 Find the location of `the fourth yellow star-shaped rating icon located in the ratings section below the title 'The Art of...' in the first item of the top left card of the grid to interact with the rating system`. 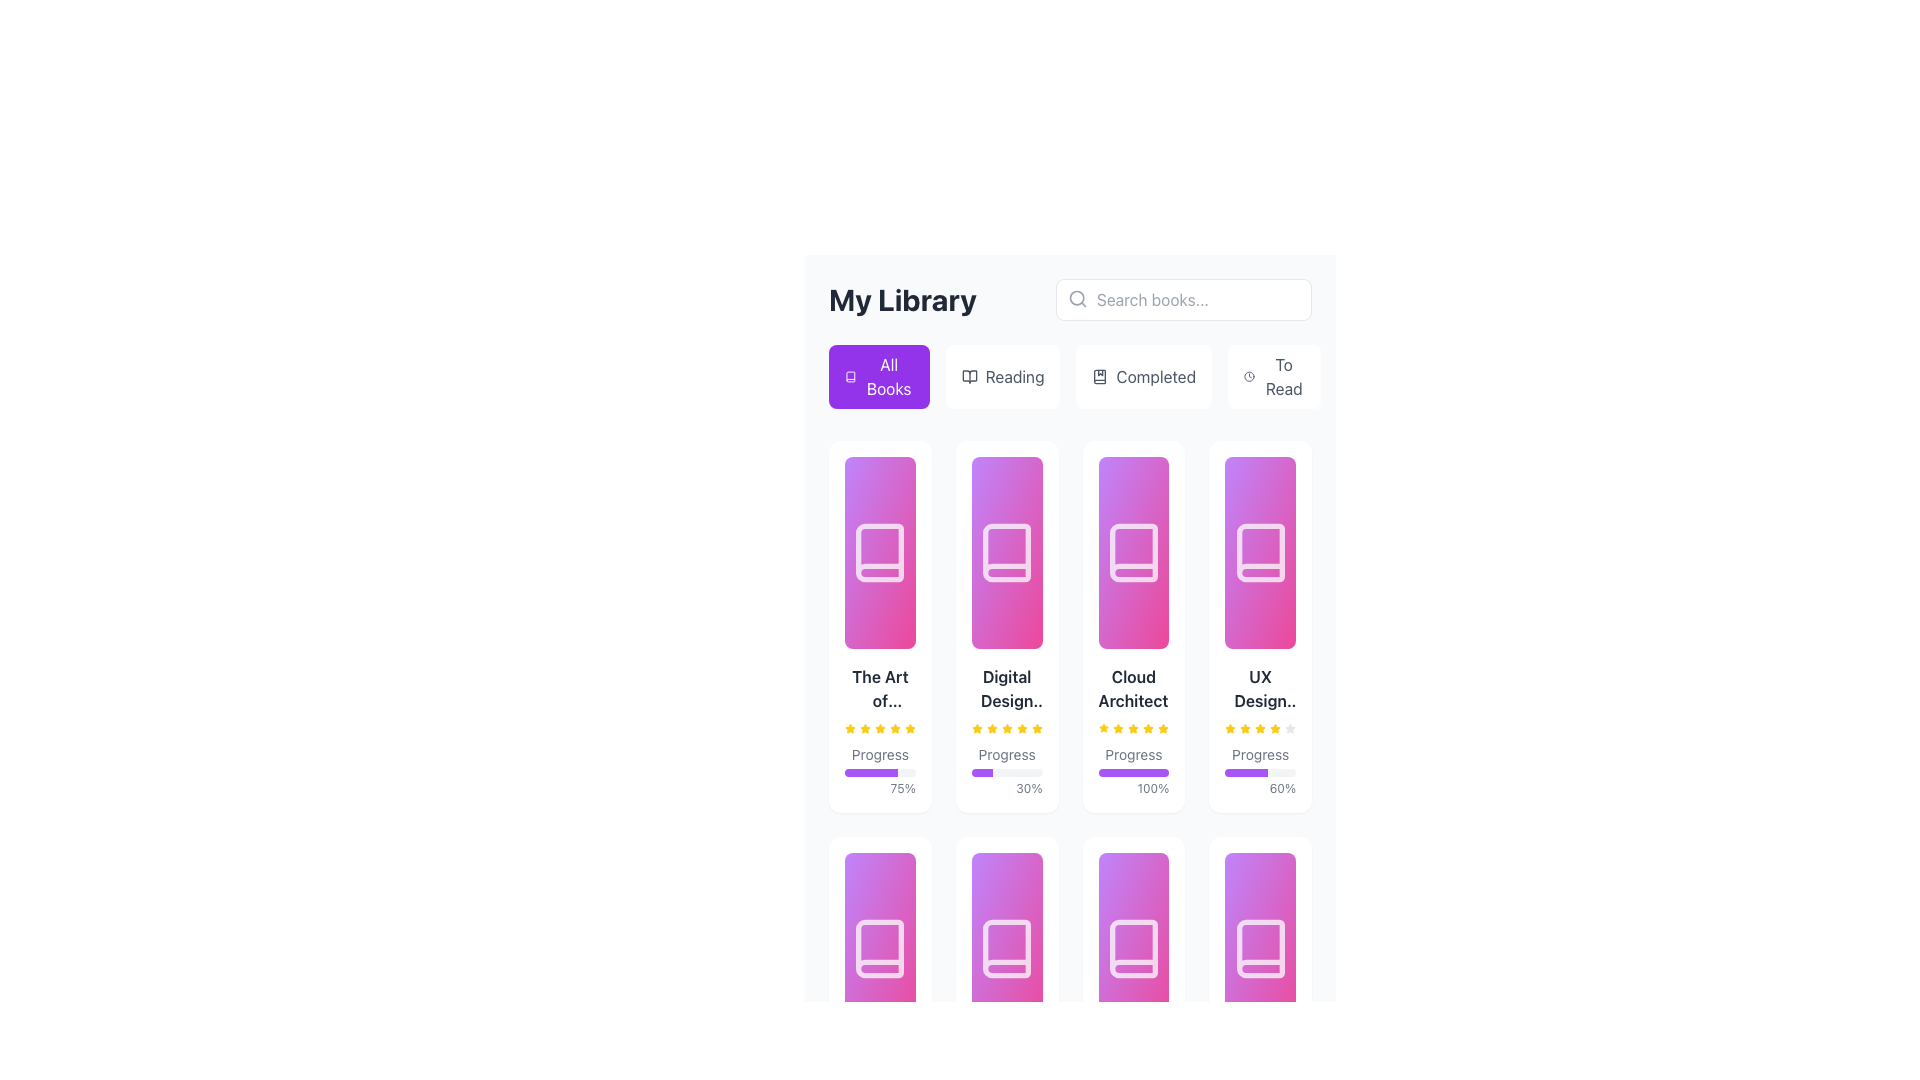

the fourth yellow star-shaped rating icon located in the ratings section below the title 'The Art of...' in the first item of the top left card of the grid to interact with the rating system is located at coordinates (880, 728).